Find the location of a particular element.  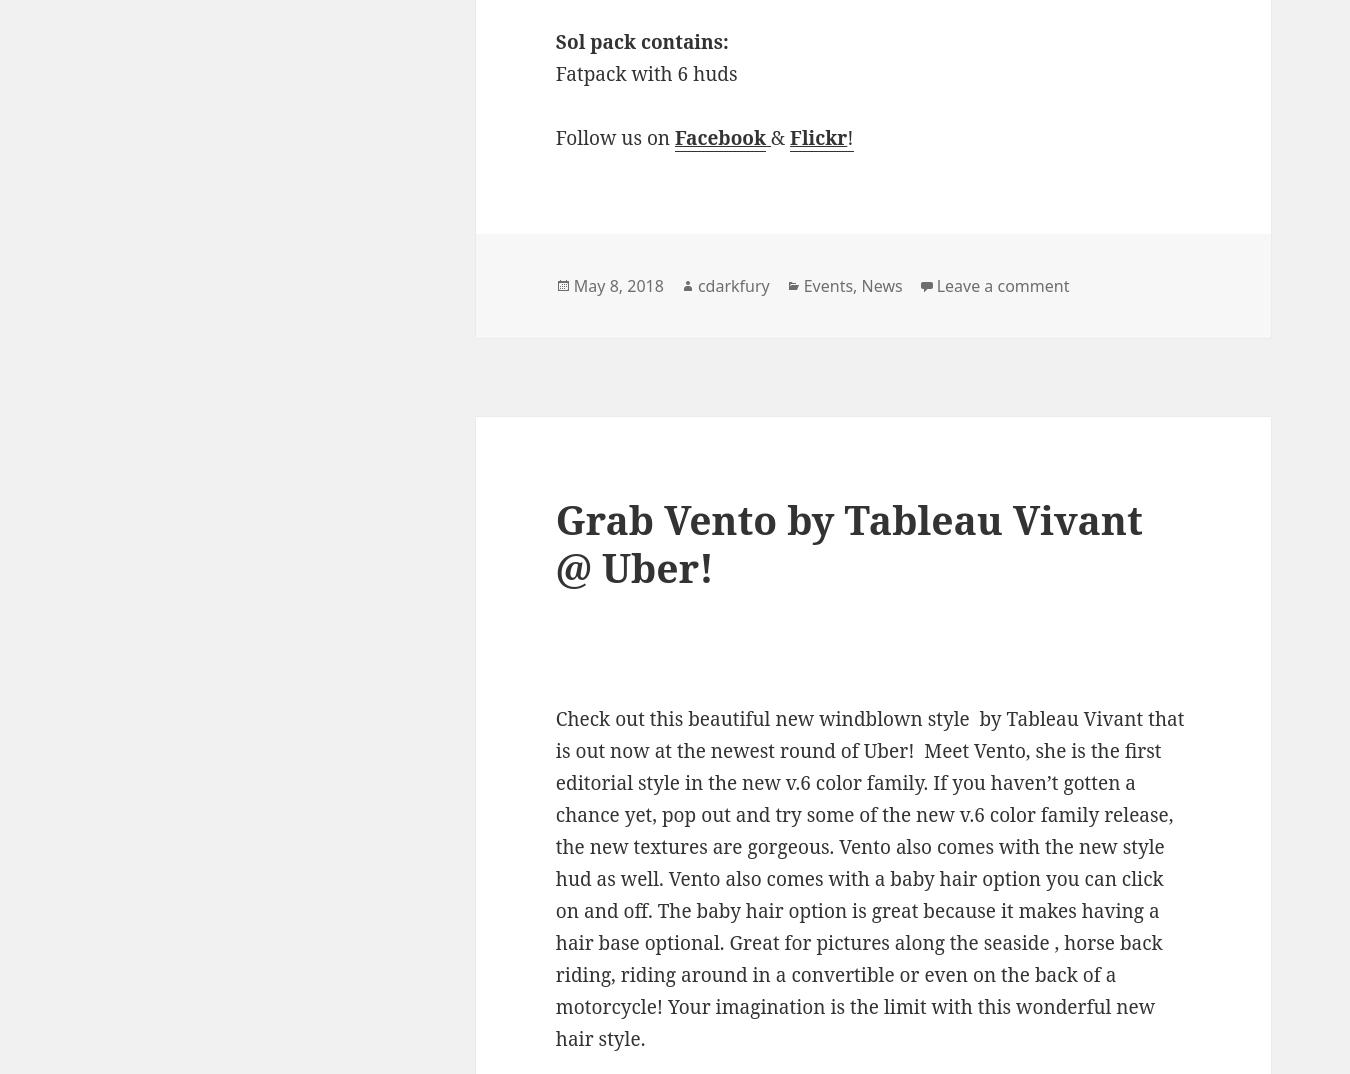

'Grab Vento by Tableau Vivant @ Uber!' is located at coordinates (848, 542).